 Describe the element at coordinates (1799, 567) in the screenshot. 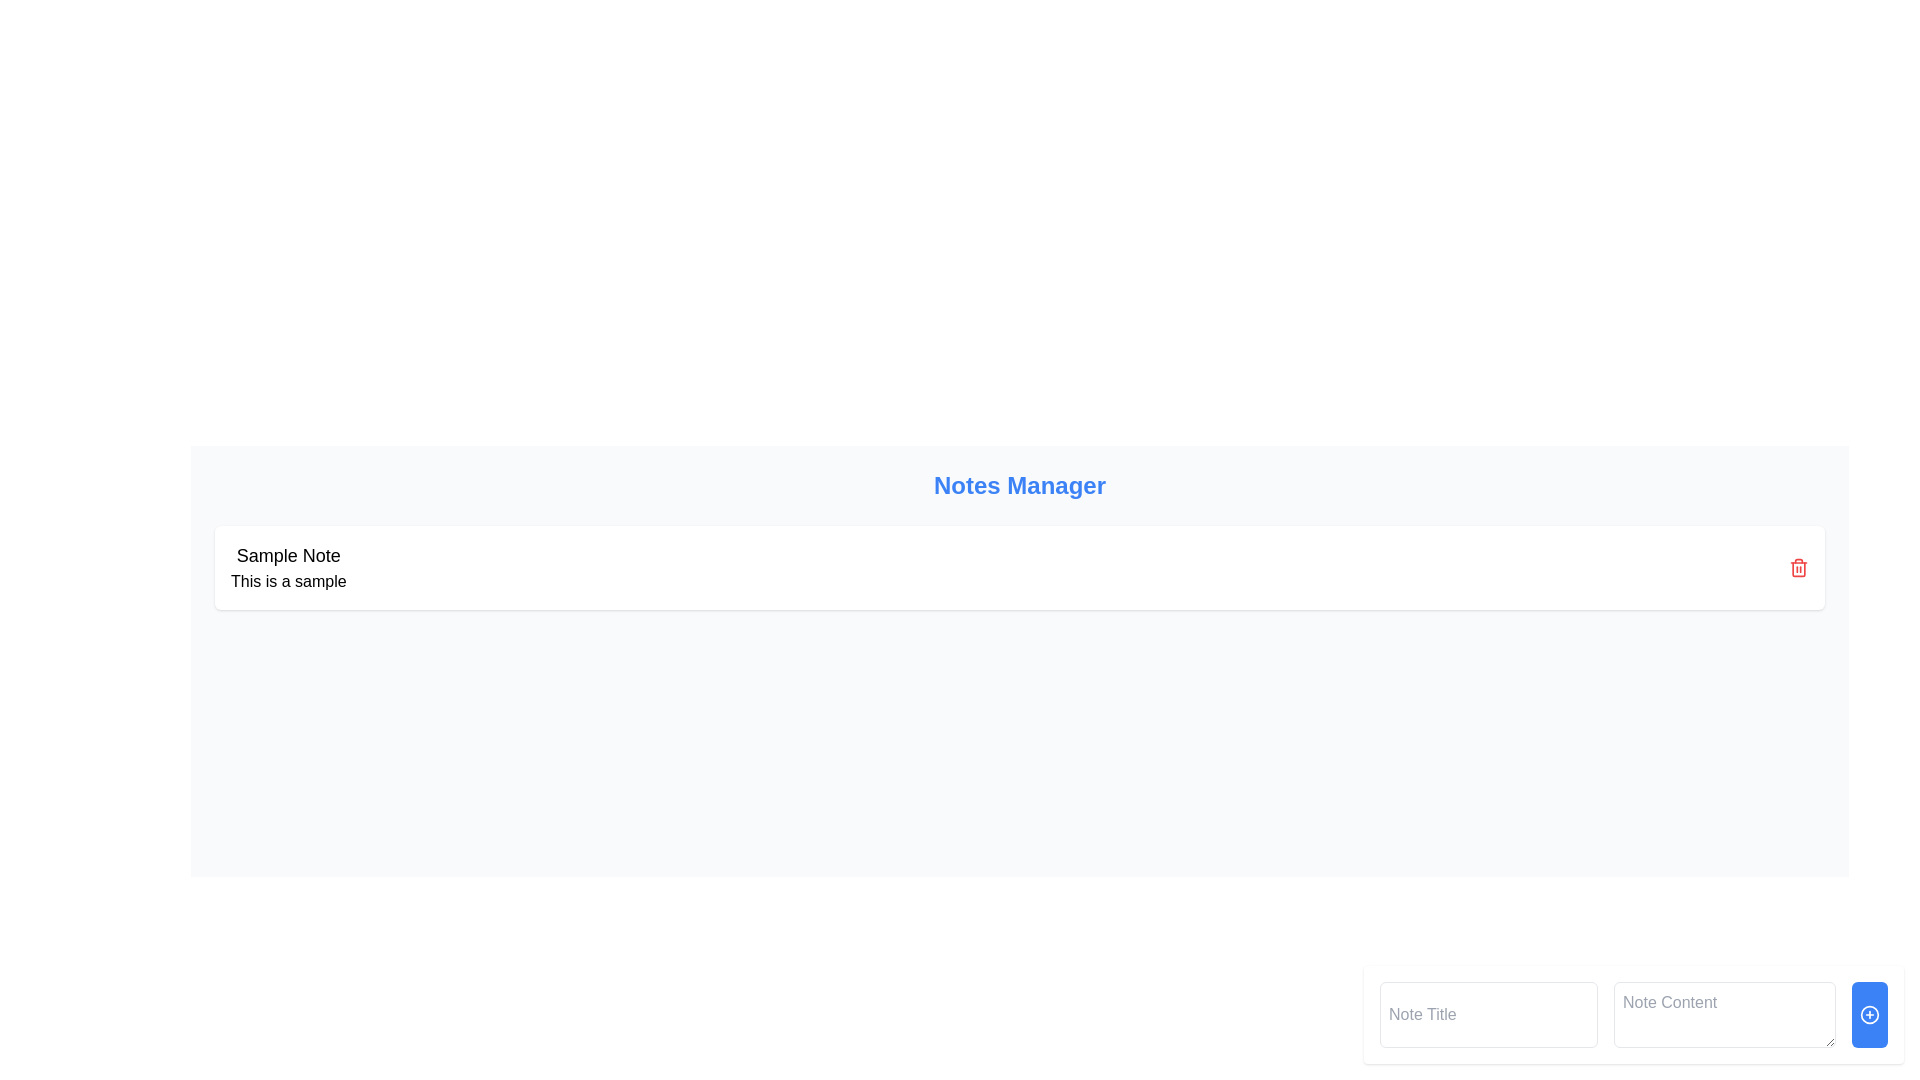

I see `the red trash bin icon` at that location.